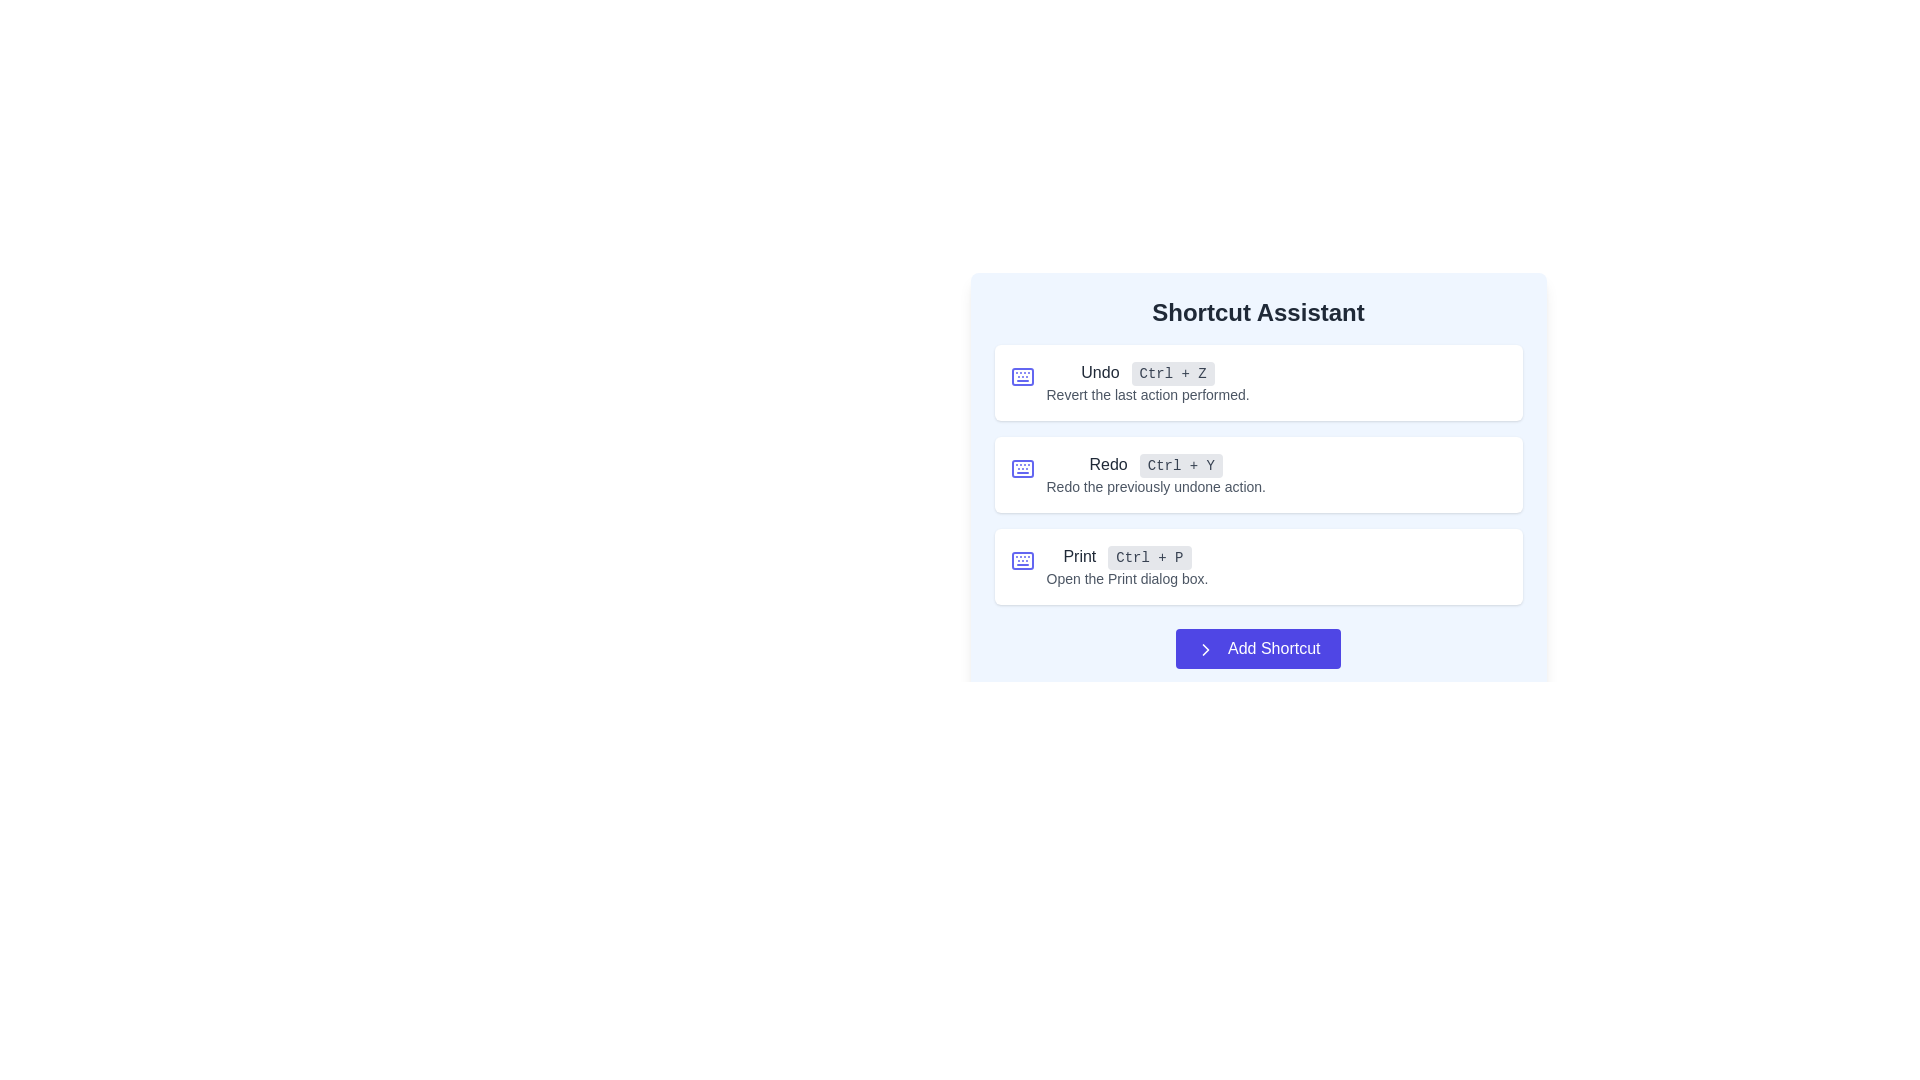 This screenshot has height=1080, width=1920. I want to click on the chevron icon located to the left of the 'Add Shortcut' button, which serves as a navigational hint or button, so click(1205, 649).